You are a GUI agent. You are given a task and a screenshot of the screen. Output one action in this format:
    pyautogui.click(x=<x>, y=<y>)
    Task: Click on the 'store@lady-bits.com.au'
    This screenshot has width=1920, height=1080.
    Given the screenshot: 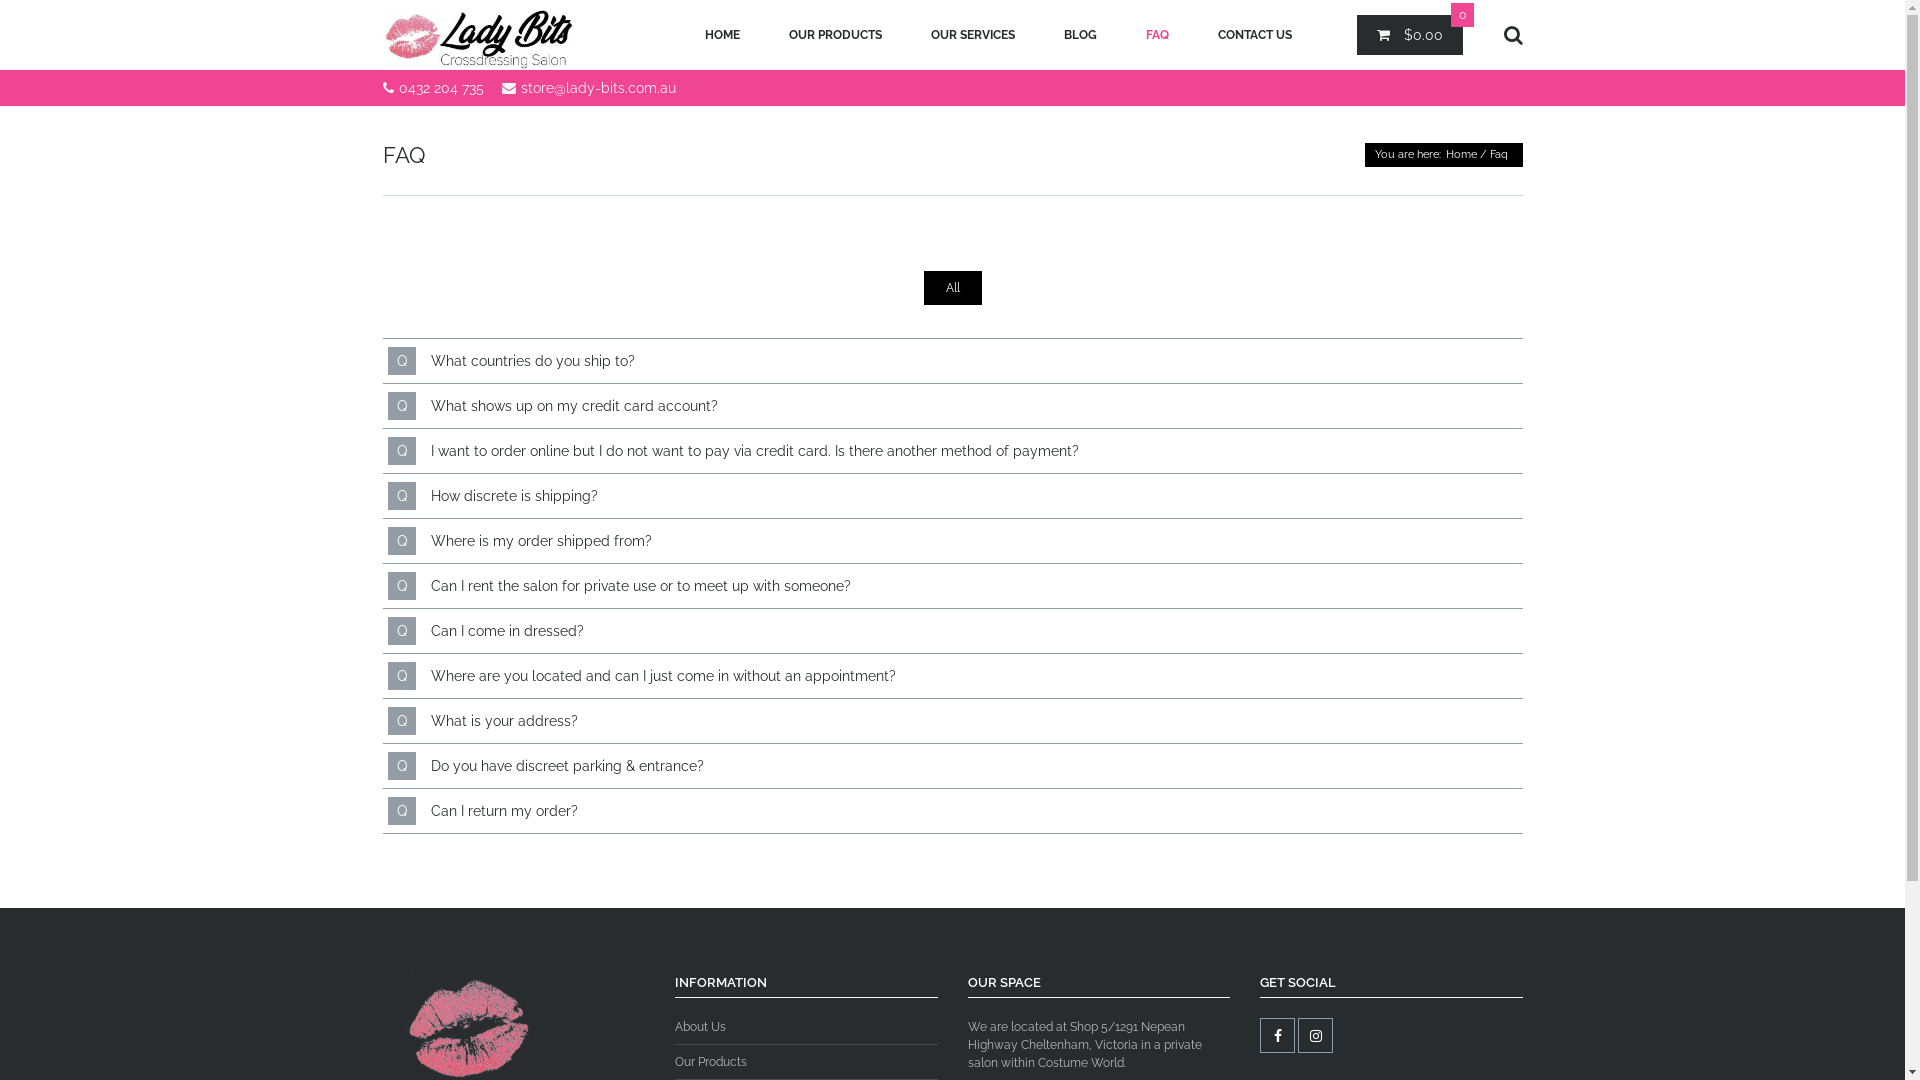 What is the action you would take?
    pyautogui.click(x=596, y=87)
    